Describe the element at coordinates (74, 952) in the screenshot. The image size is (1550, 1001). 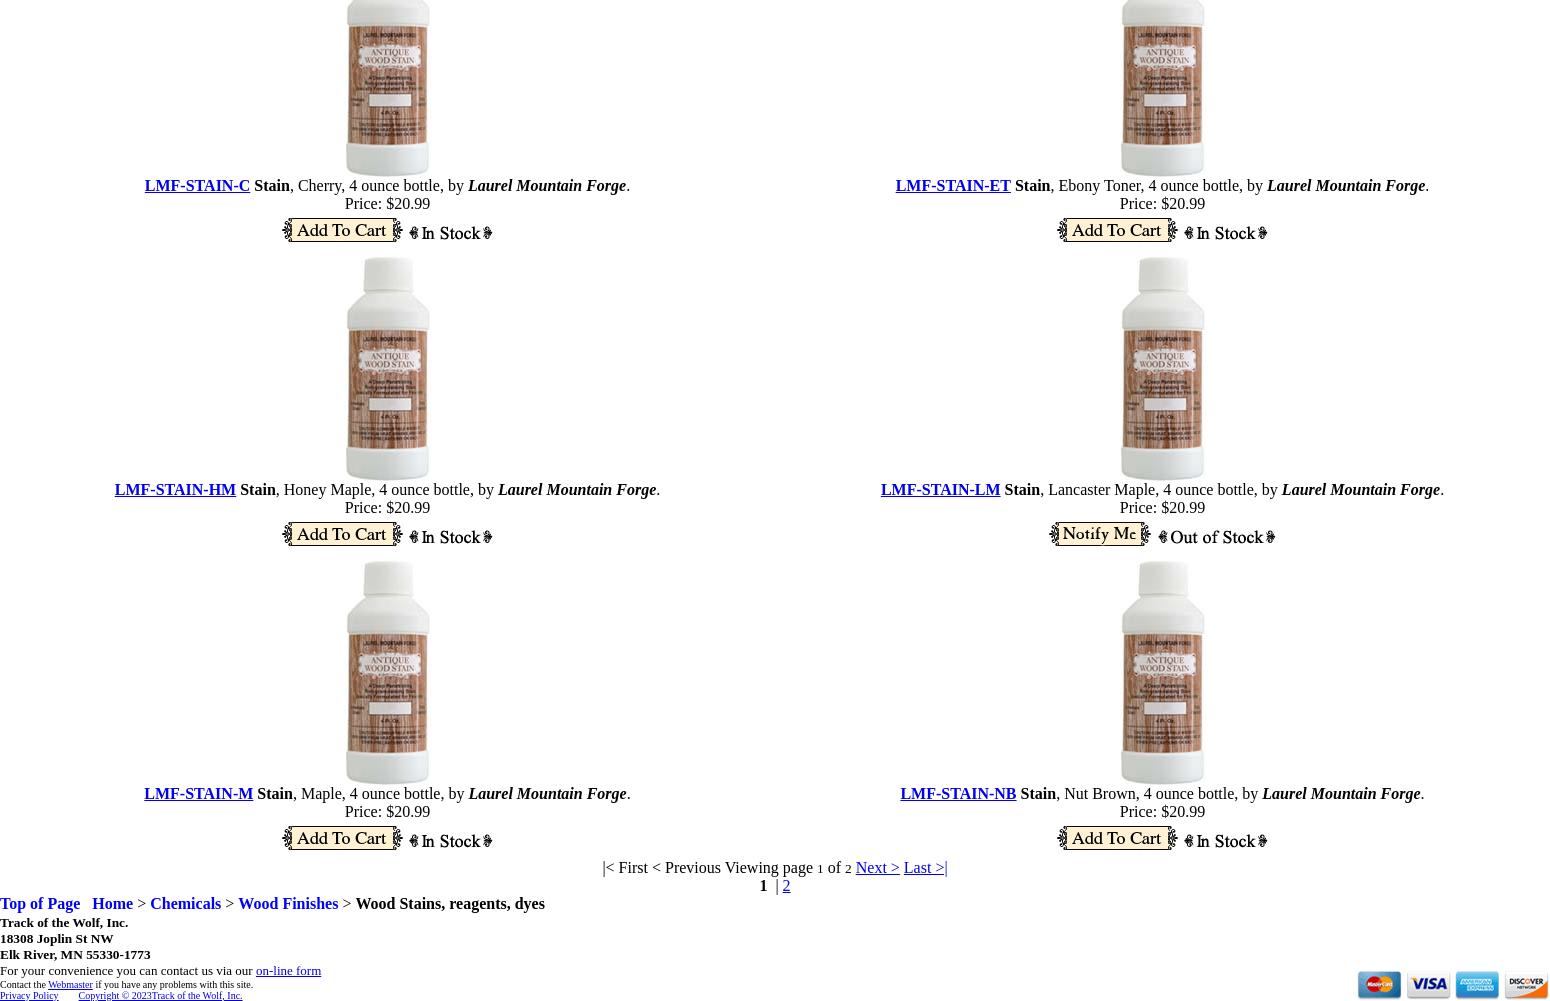
I see `'Elk River, MN 55330-1773'` at that location.